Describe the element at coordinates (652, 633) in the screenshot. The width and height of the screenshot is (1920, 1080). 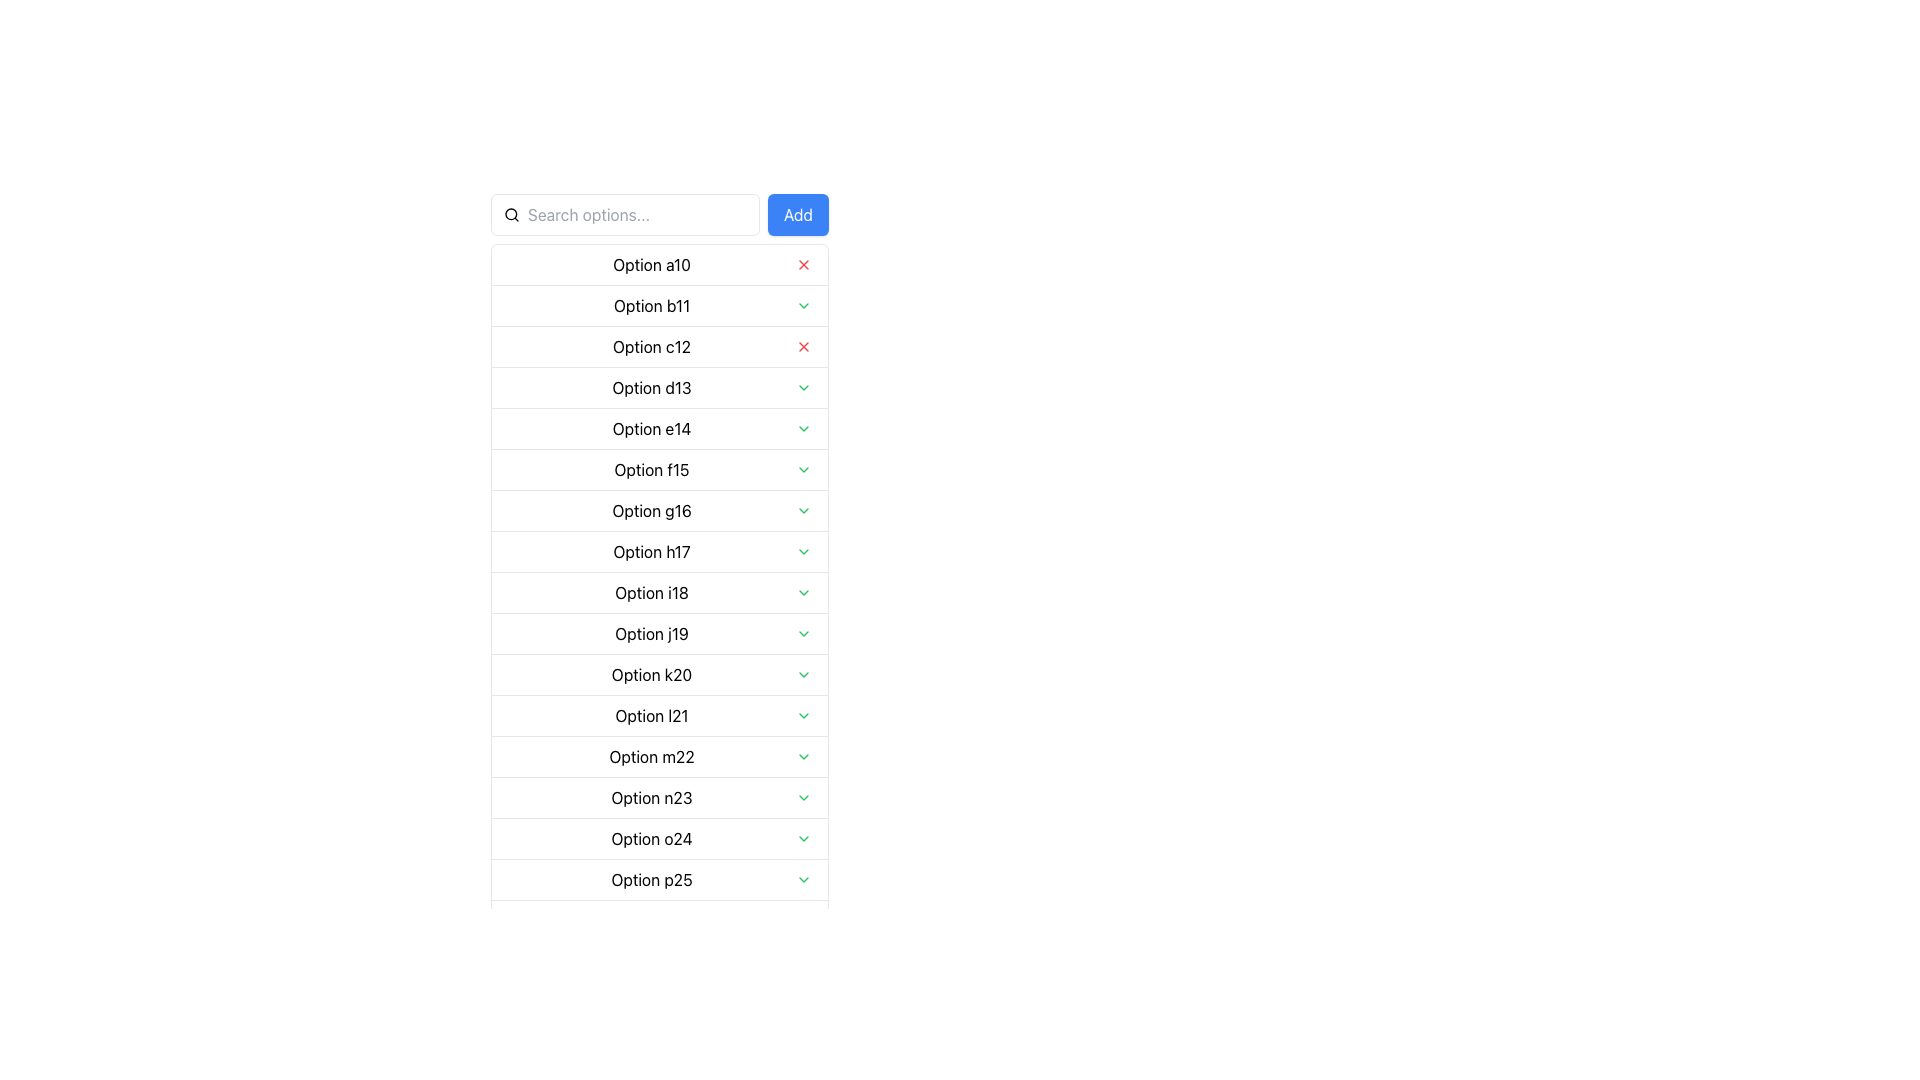
I see `the list item labeled 'Option j19' by clicking on it` at that location.